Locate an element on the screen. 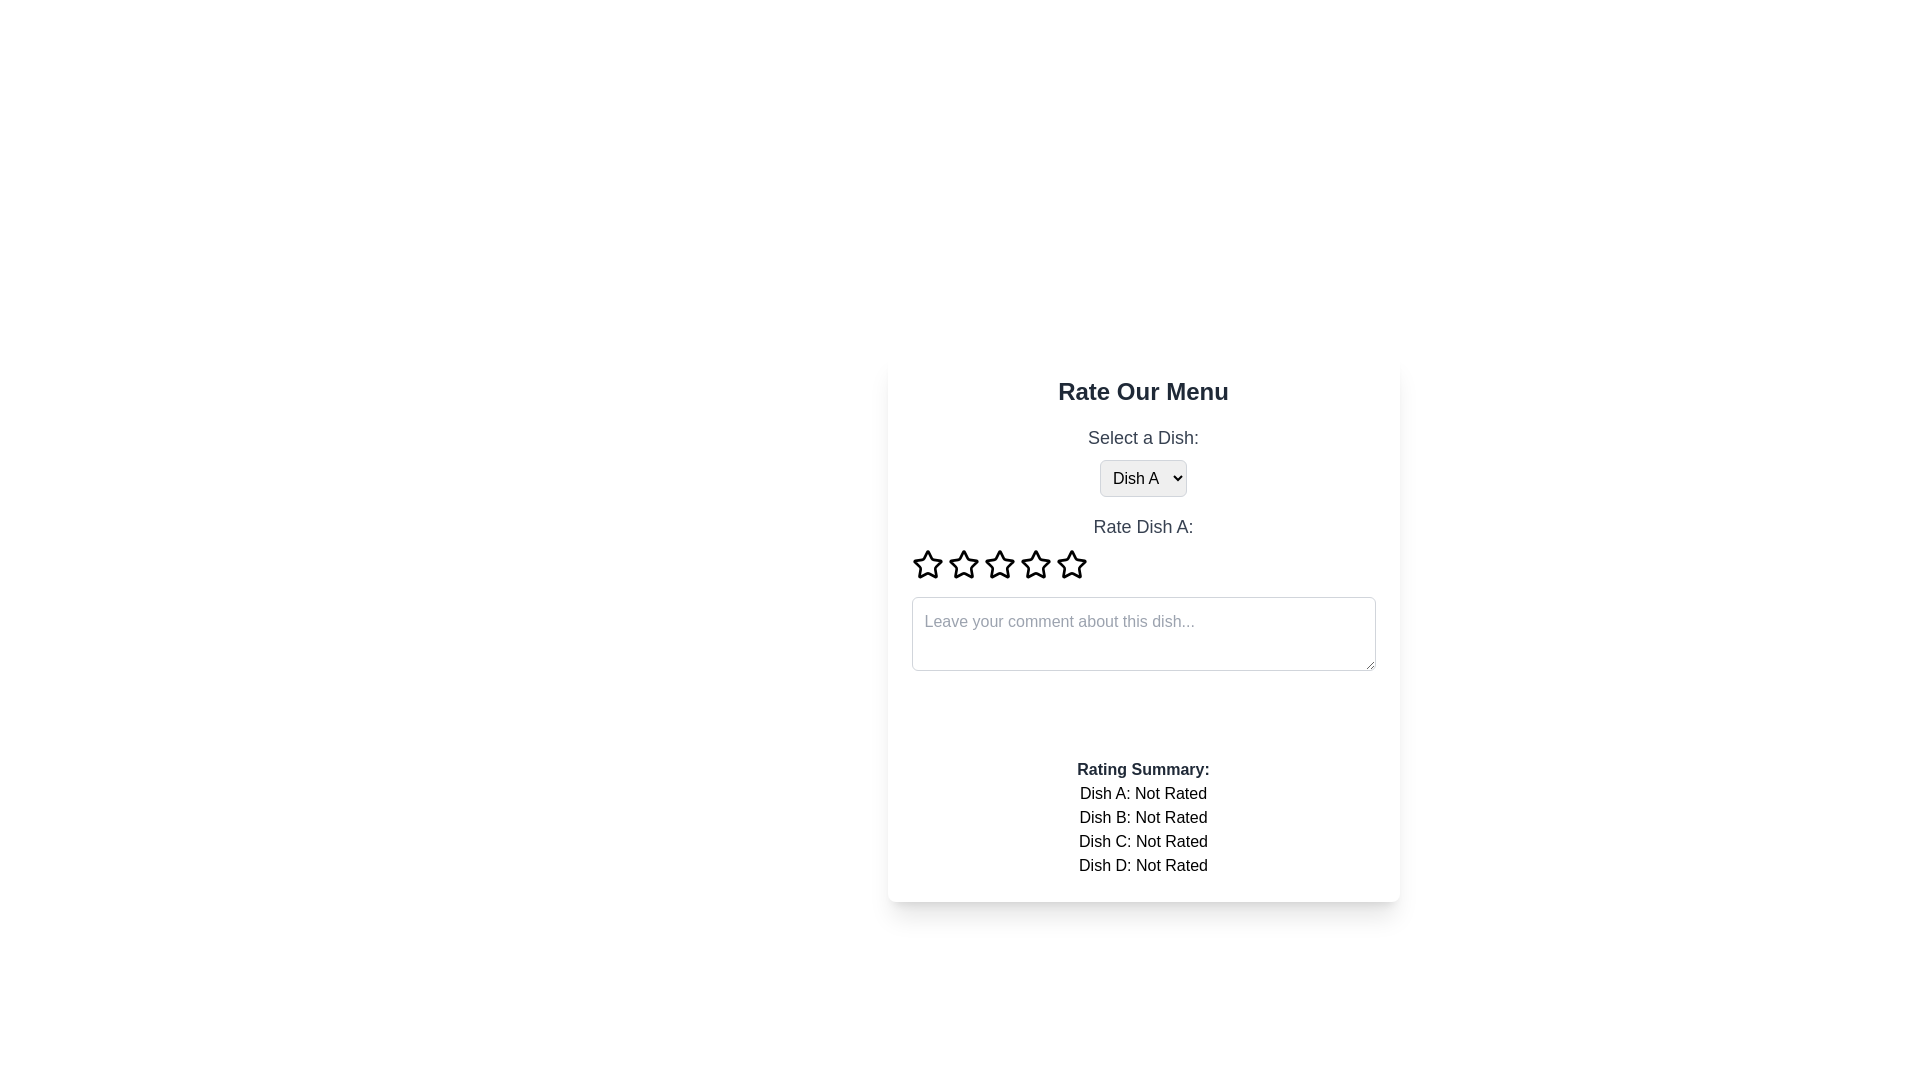  the text label that reads 'Dish A: Not Rated', which is positioned under the 'Rating Summary:' section and above 'Dish B: Not Rated' is located at coordinates (1143, 793).